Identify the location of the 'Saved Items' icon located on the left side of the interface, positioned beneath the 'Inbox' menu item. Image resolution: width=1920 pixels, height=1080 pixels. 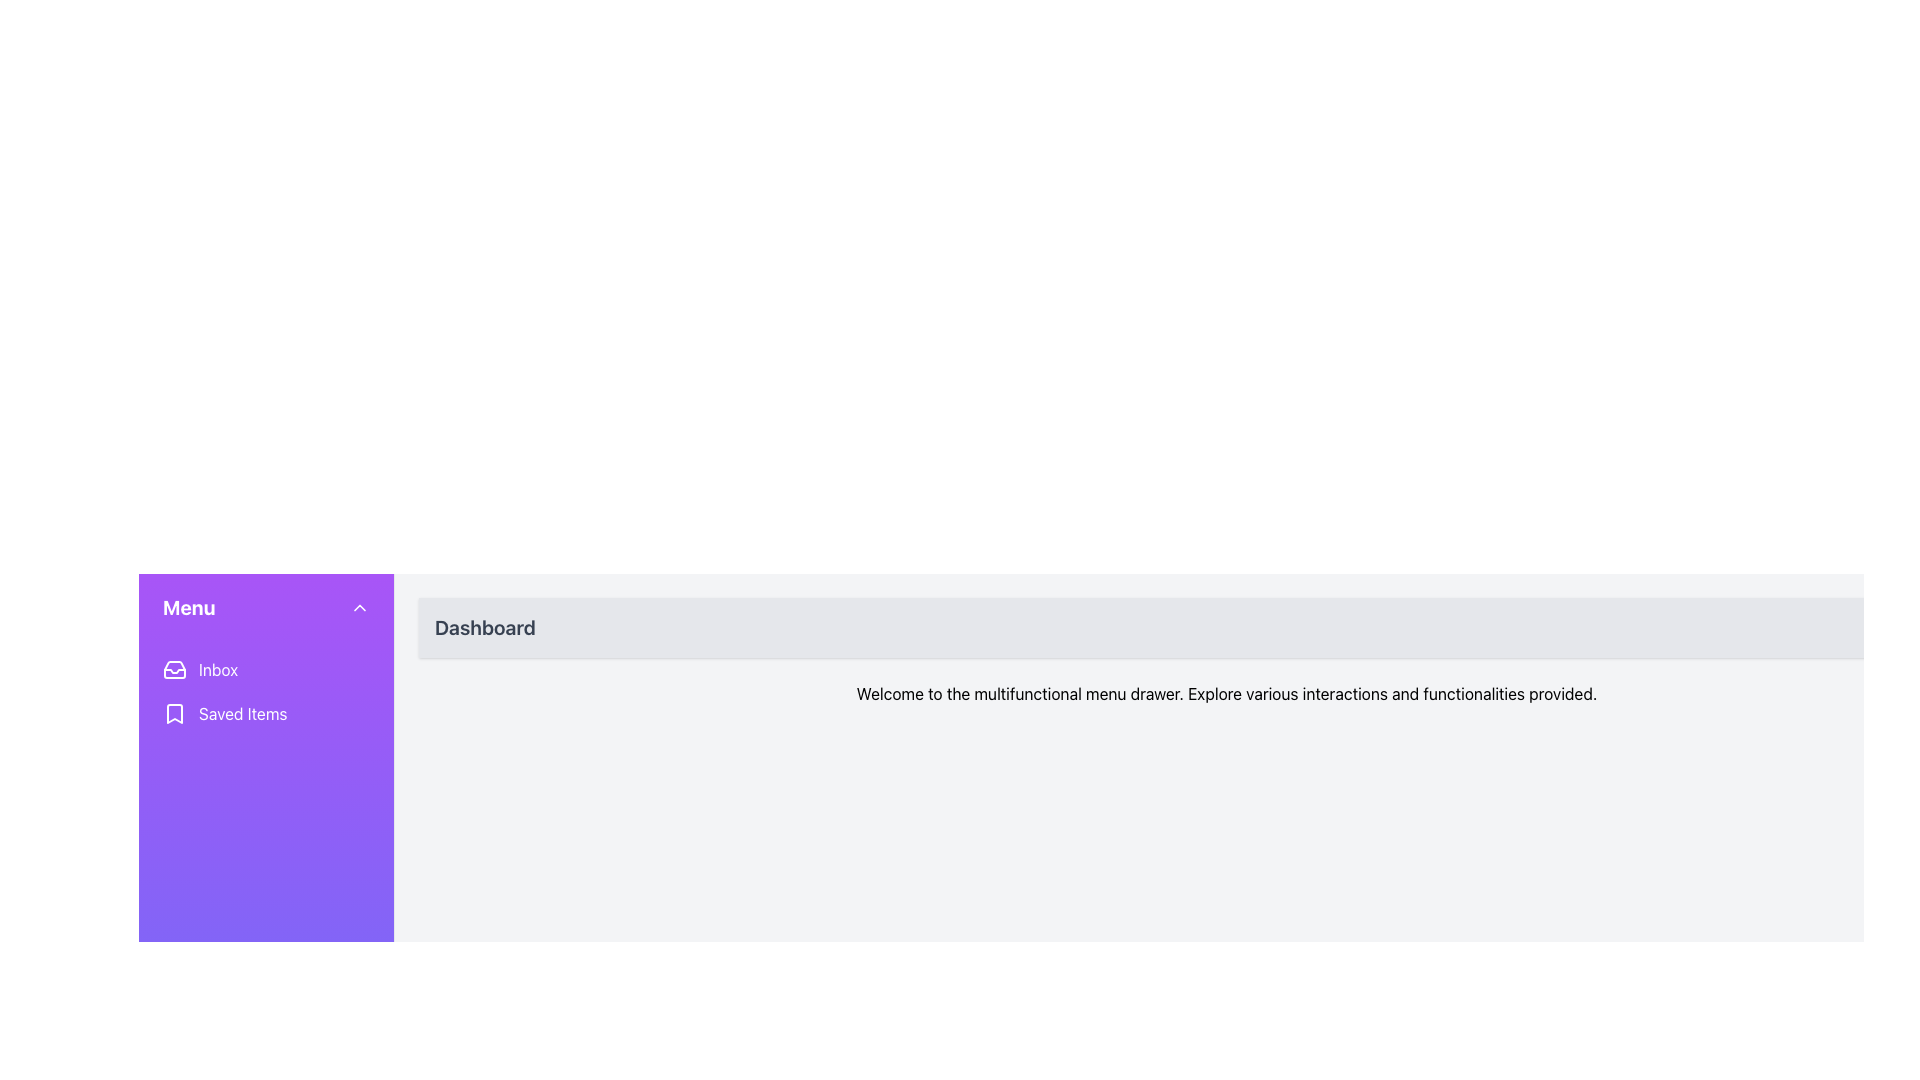
(174, 712).